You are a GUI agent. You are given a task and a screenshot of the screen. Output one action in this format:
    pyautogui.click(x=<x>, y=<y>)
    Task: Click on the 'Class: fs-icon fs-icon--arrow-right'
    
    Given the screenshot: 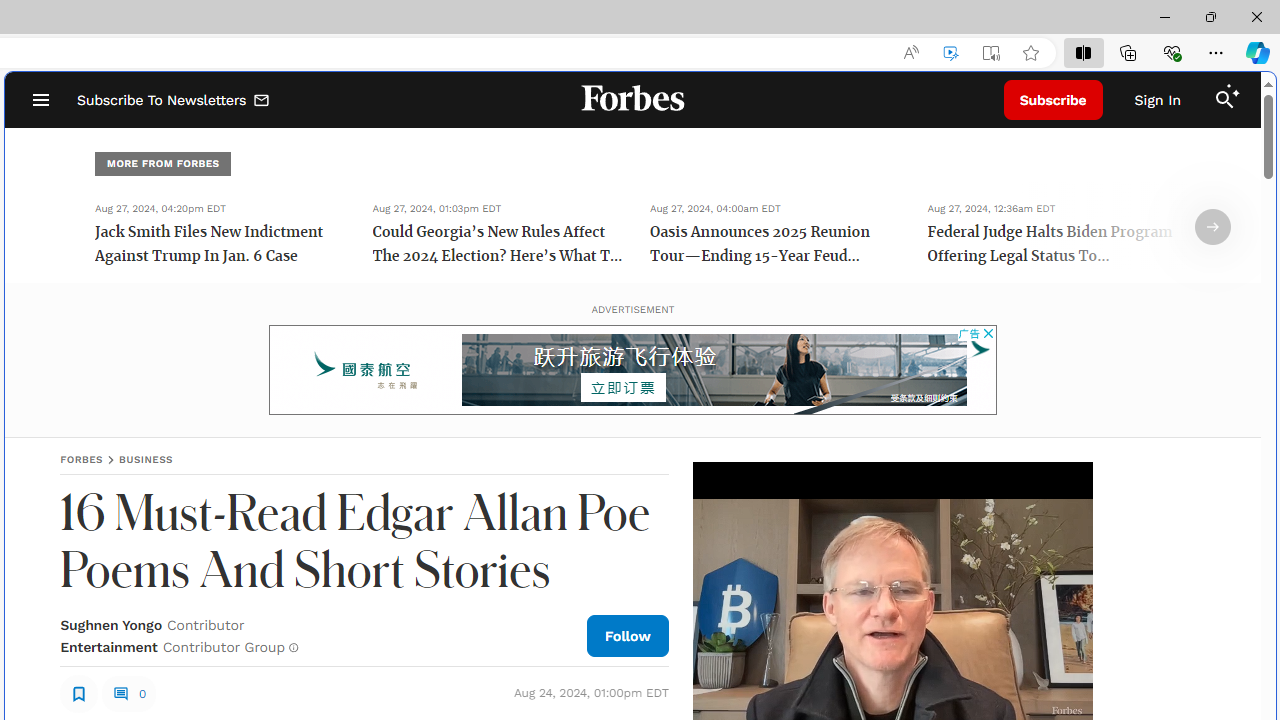 What is the action you would take?
    pyautogui.click(x=1211, y=226)
    